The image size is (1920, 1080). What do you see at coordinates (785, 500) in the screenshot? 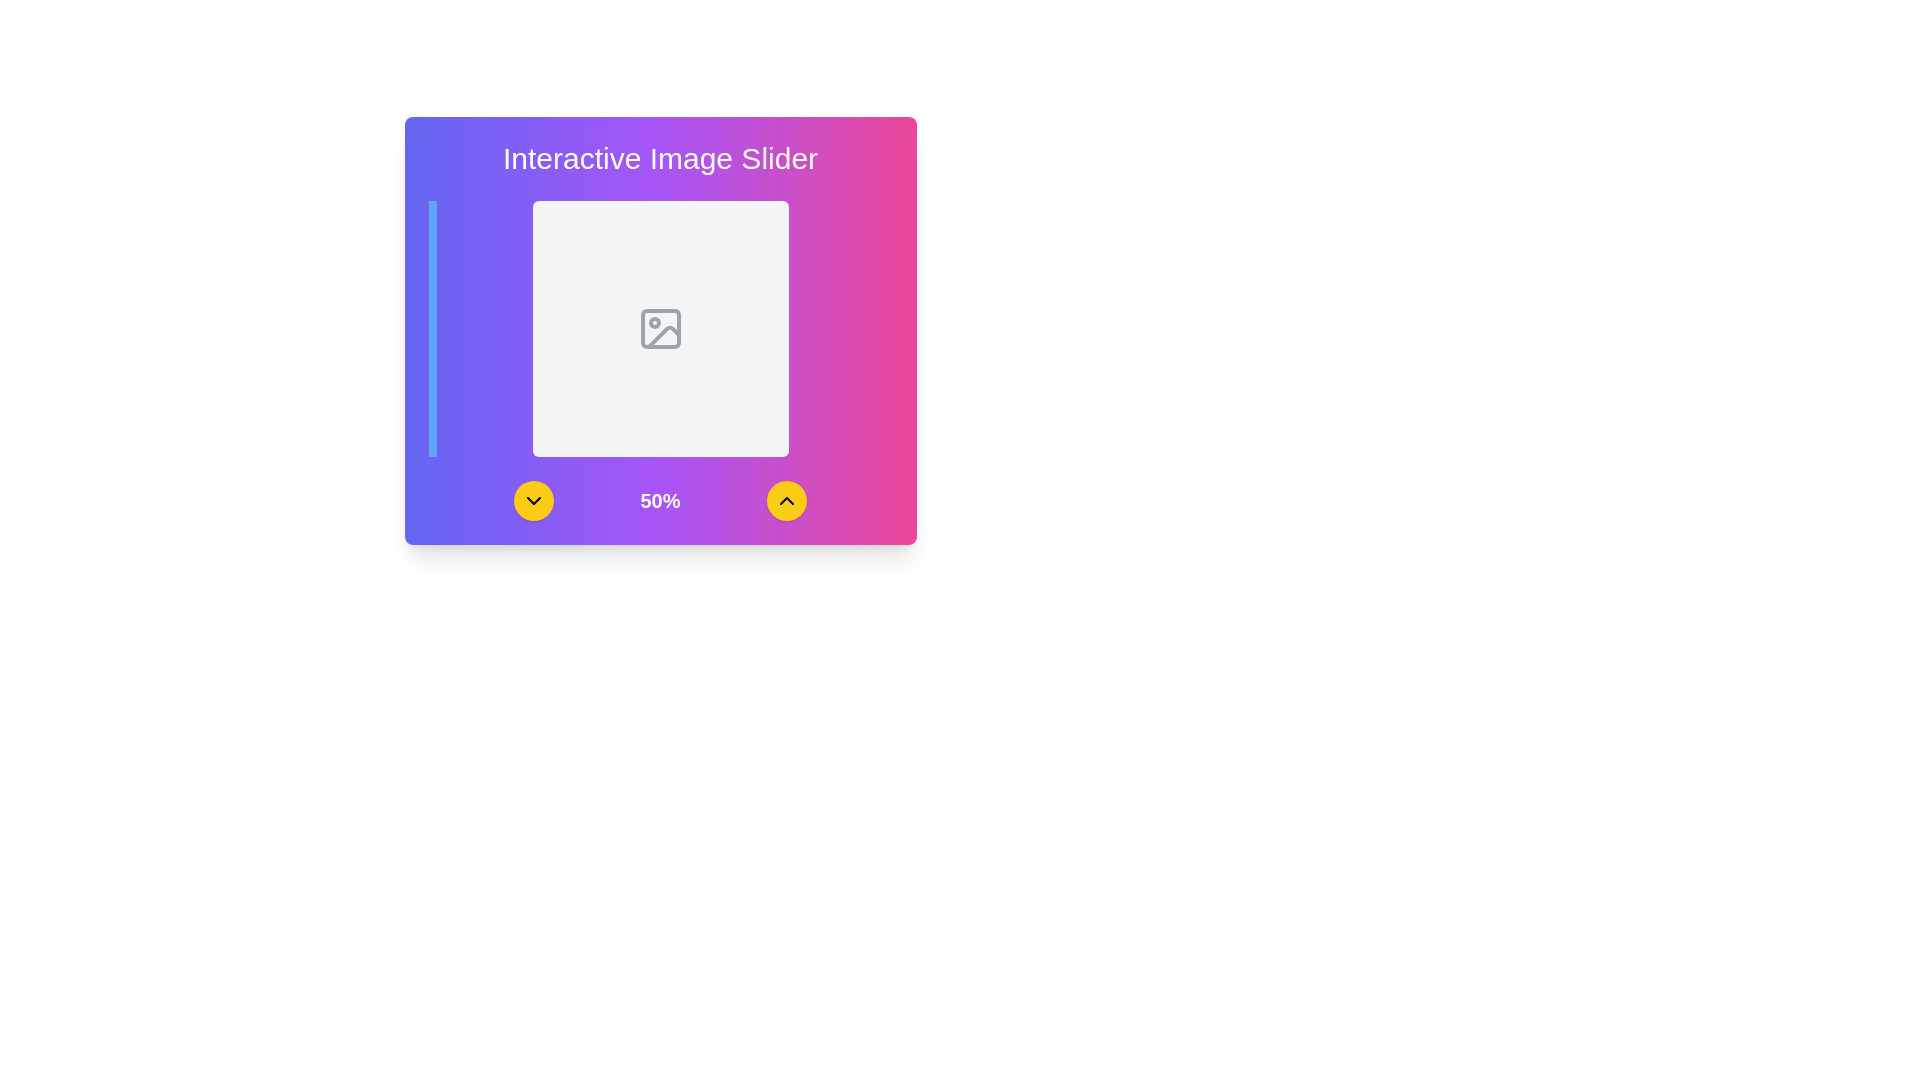
I see `the Up-chevron icon, which is a triangular icon resembling an upward arrow in black color, centered inside a yellow circular button located at the bottom-right of the main interface card` at bounding box center [785, 500].